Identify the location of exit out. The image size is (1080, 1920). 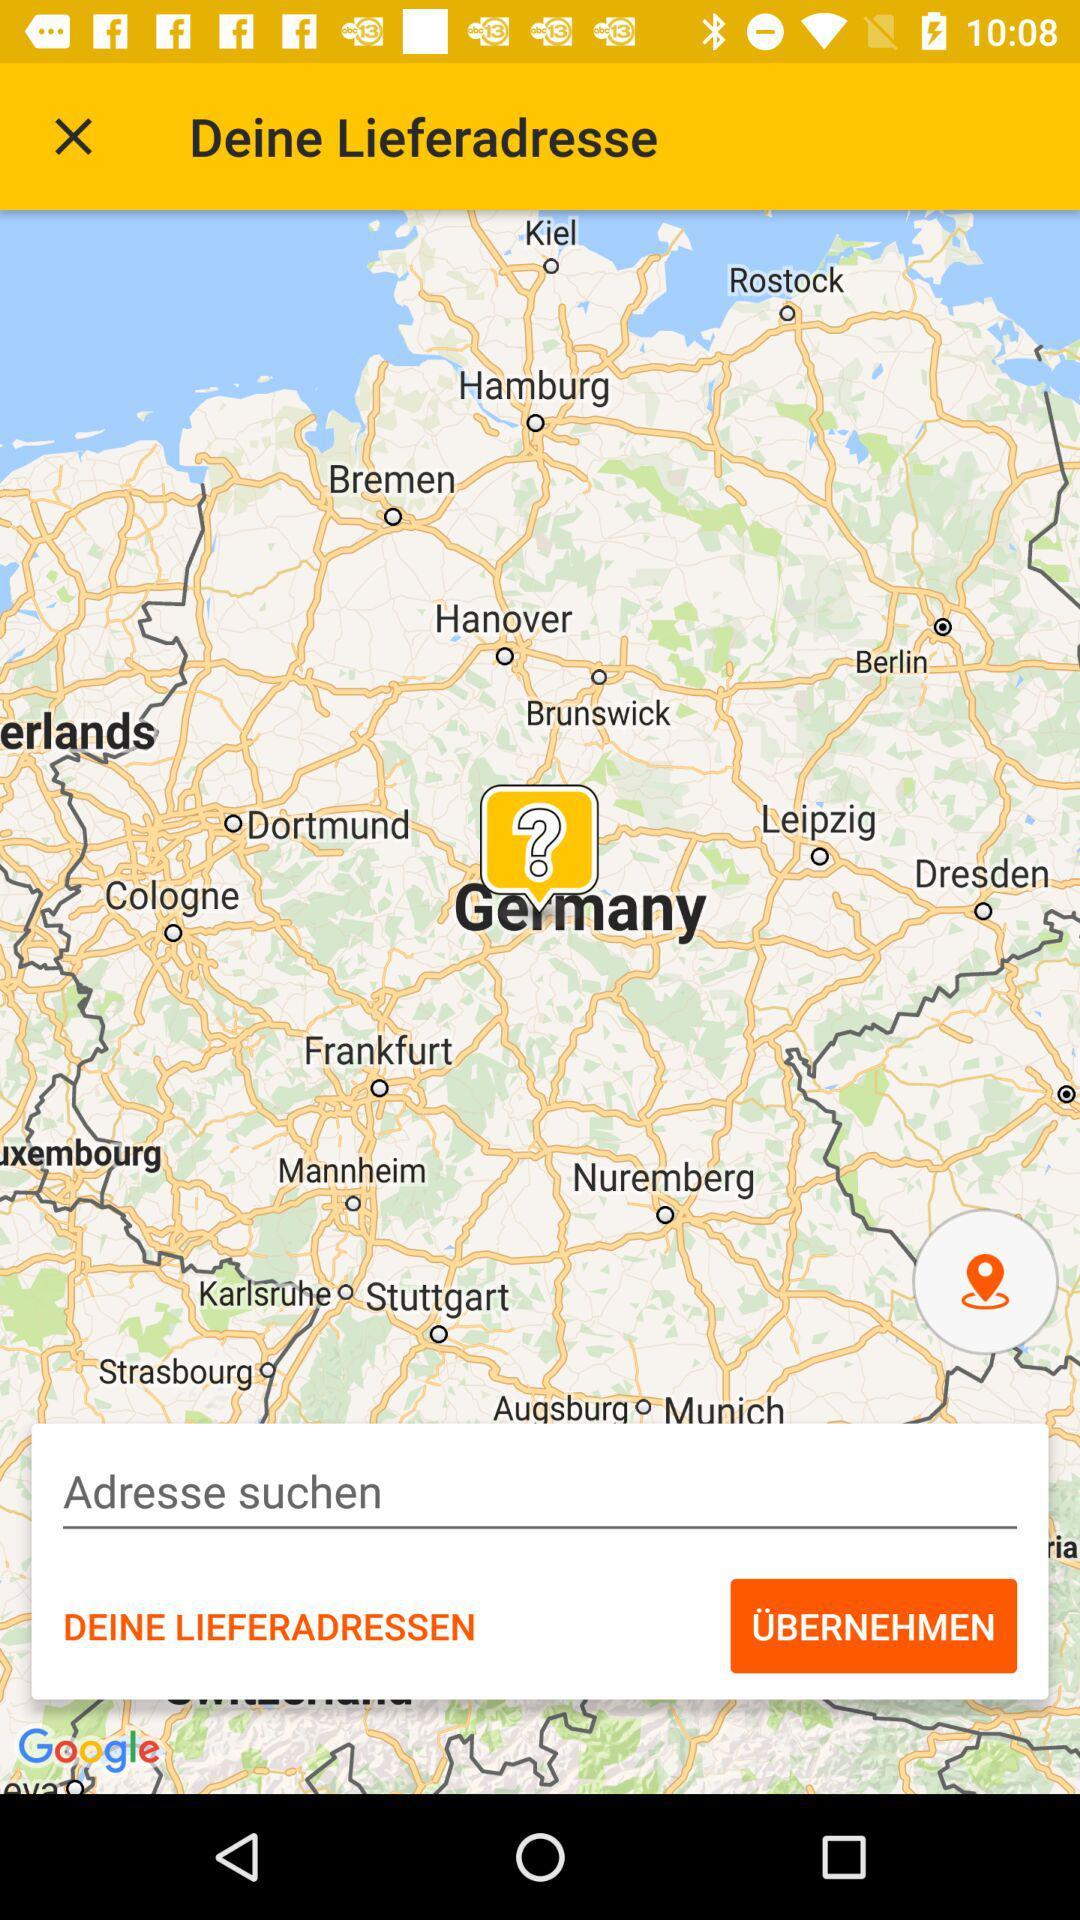
(72, 135).